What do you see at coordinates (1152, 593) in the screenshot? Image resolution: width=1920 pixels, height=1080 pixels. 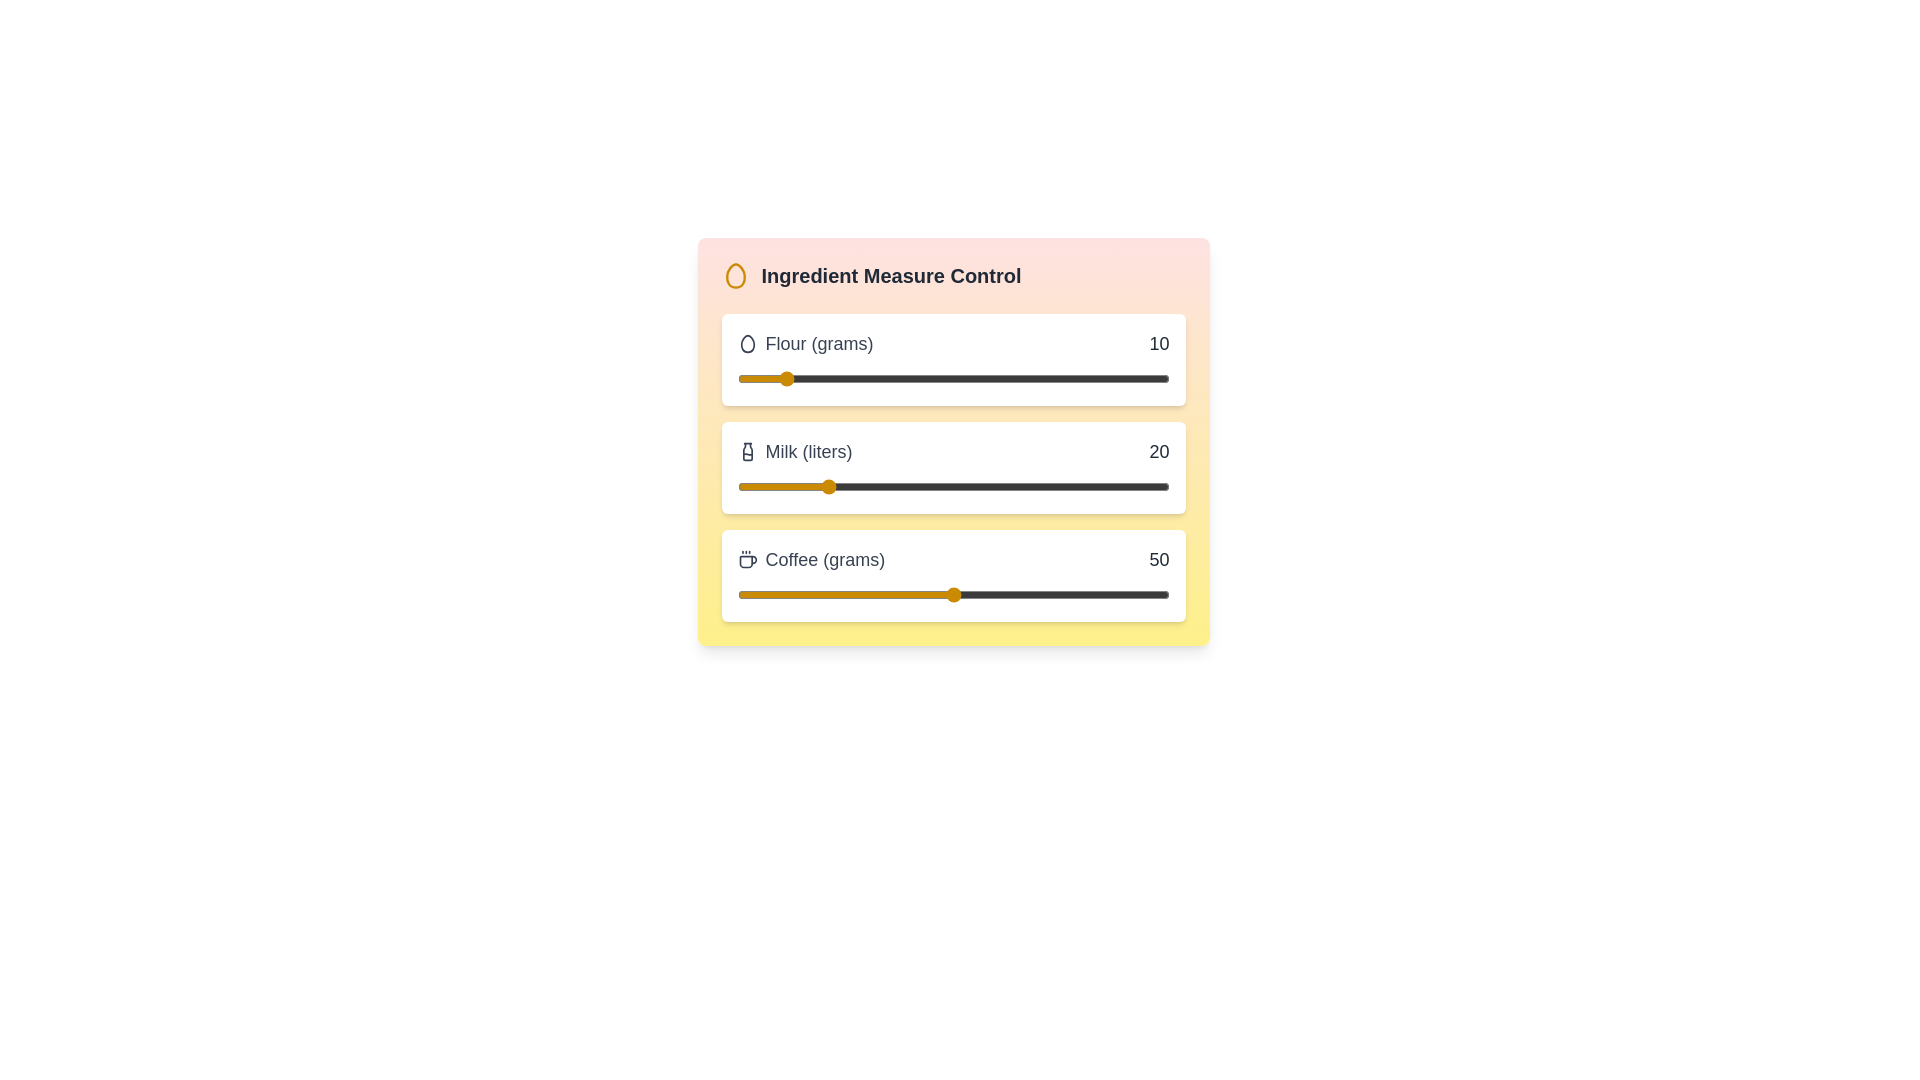 I see `the coffee amount` at bounding box center [1152, 593].